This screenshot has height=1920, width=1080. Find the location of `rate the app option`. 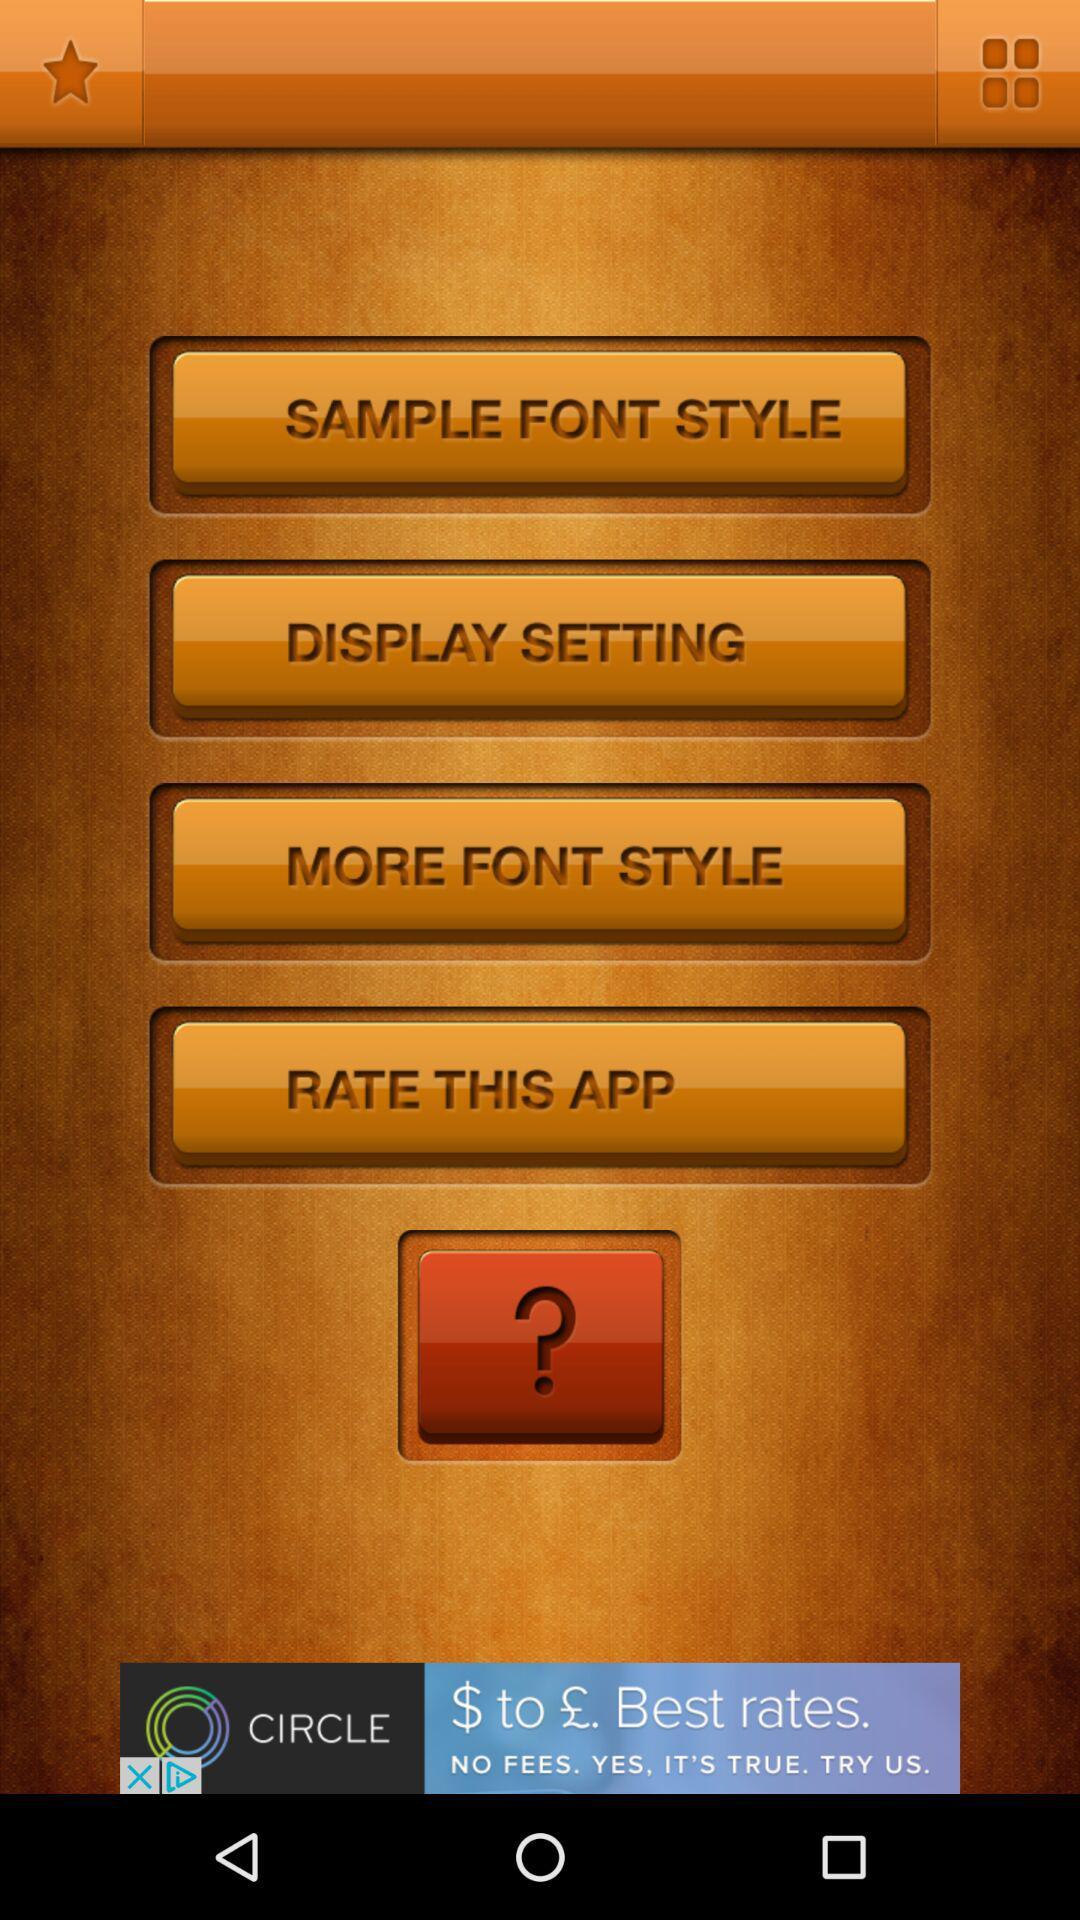

rate the app option is located at coordinates (540, 1097).